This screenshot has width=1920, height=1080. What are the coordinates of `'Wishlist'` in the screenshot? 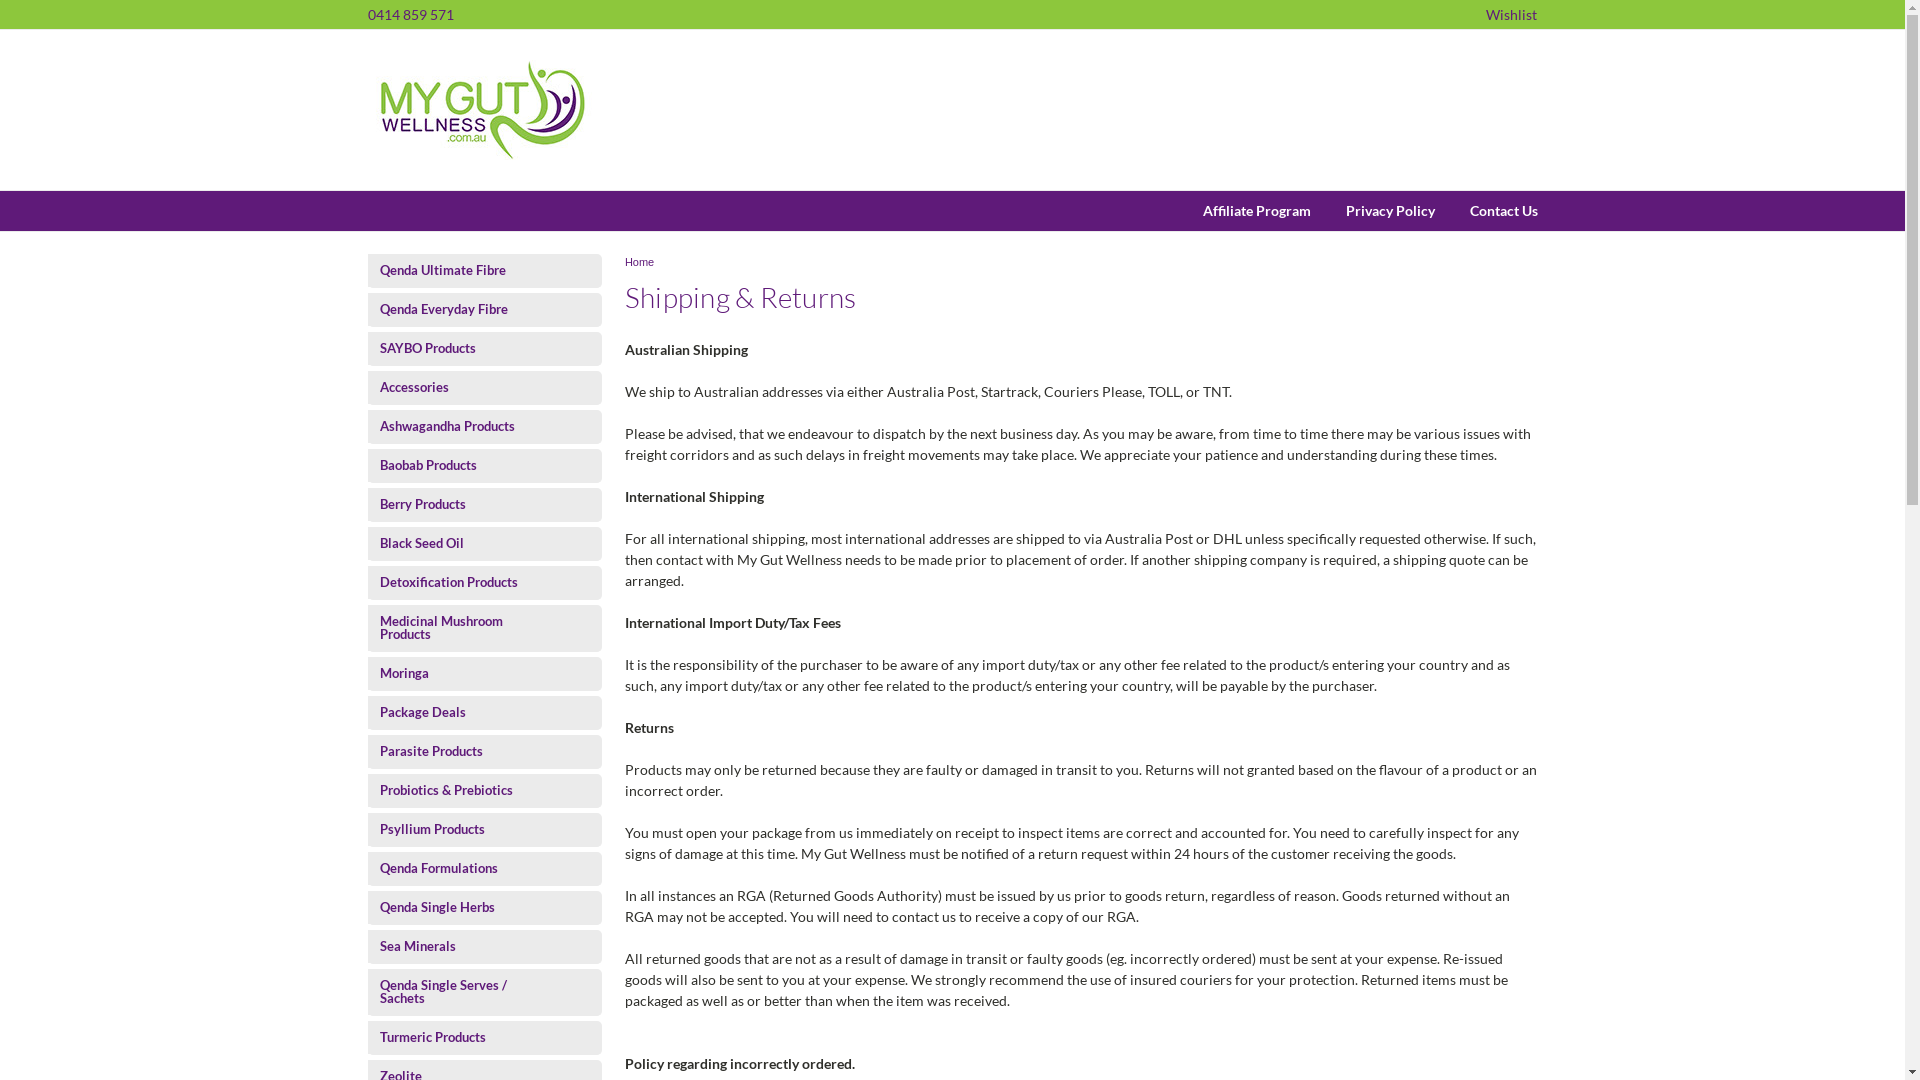 It's located at (1511, 14).